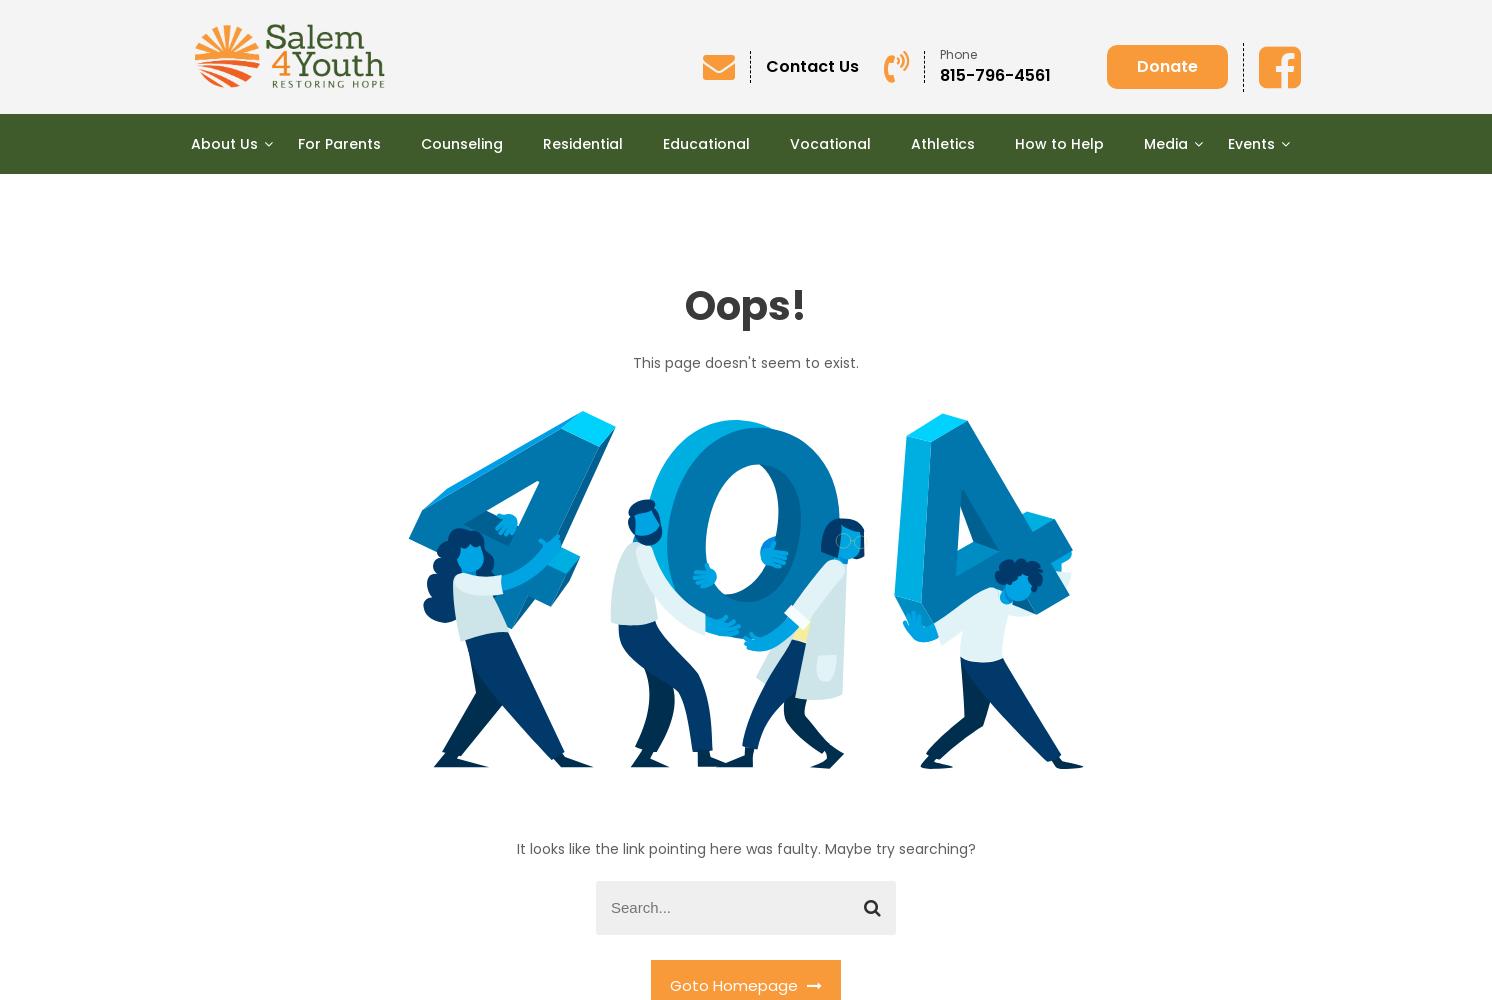  Describe the element at coordinates (1249, 232) in the screenshot. I see `'“FORE THE BOYS!” Annual Golf Outing'` at that location.